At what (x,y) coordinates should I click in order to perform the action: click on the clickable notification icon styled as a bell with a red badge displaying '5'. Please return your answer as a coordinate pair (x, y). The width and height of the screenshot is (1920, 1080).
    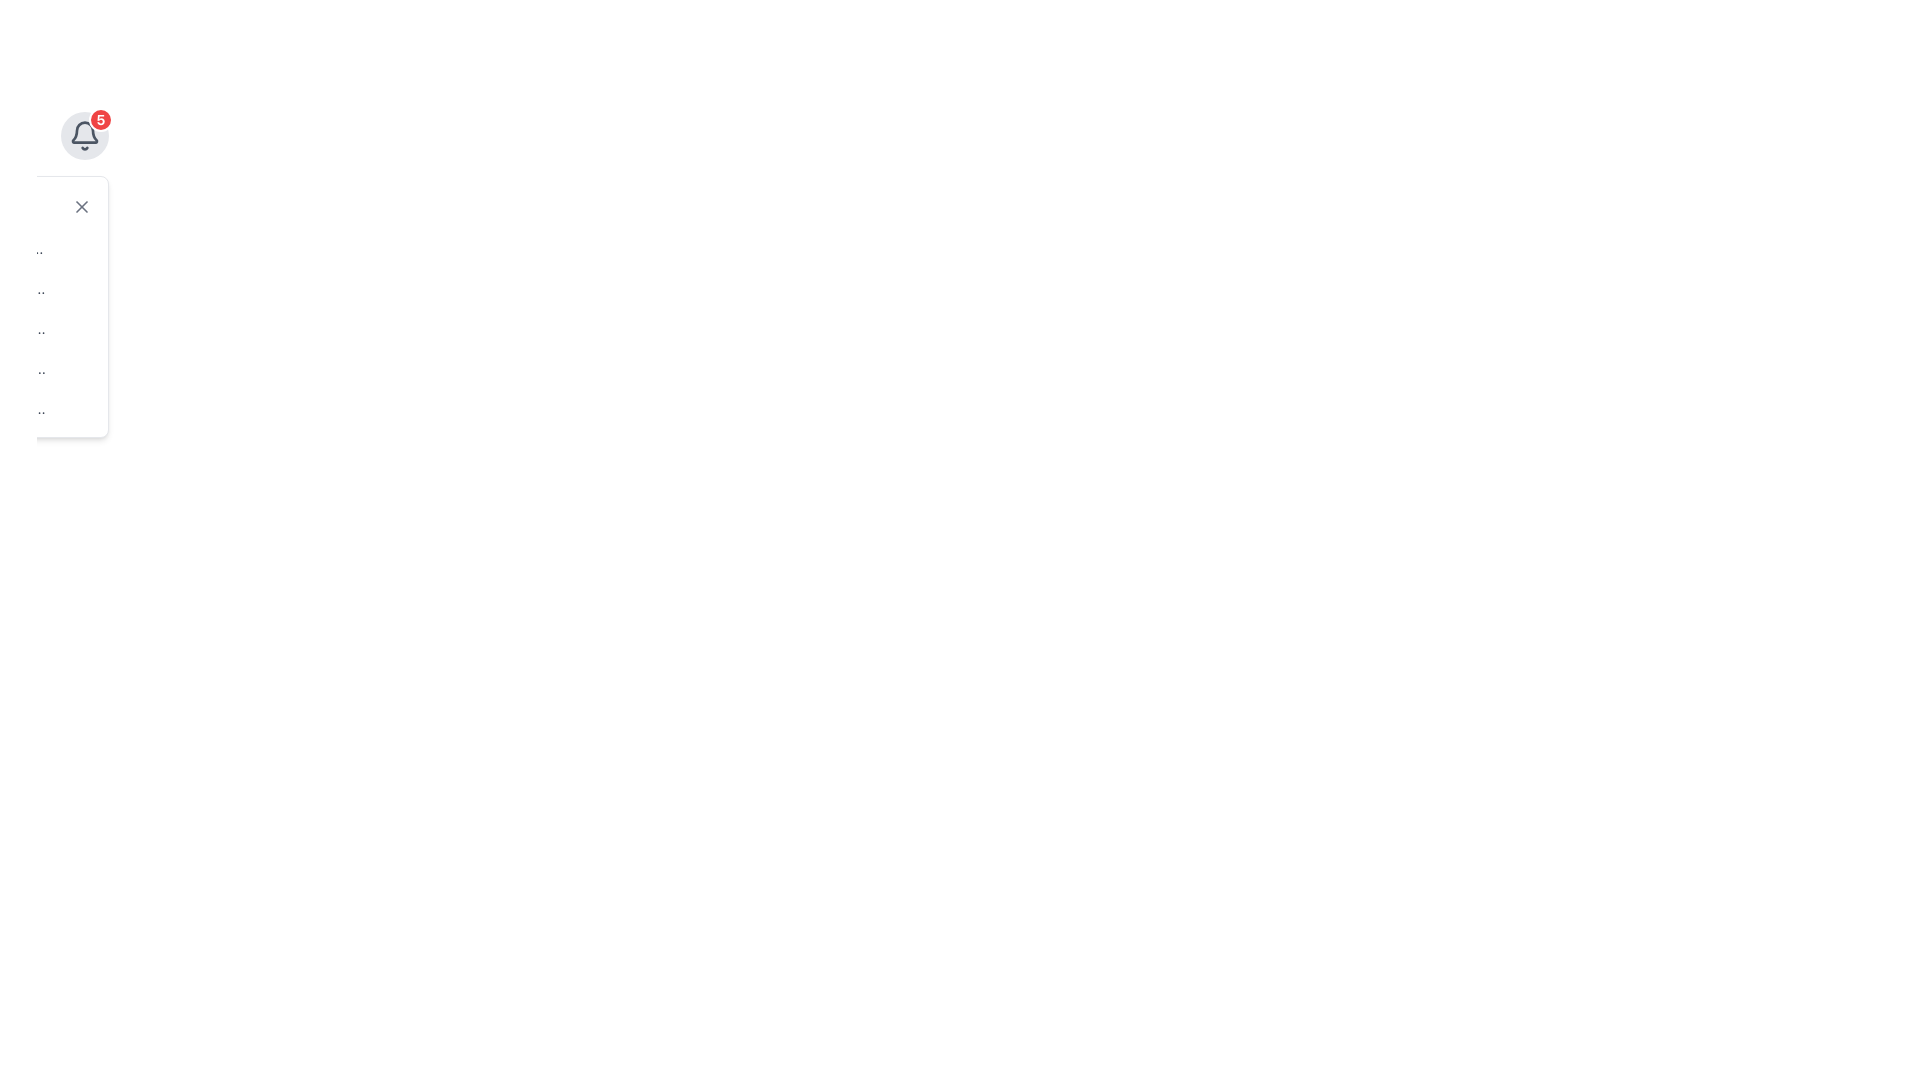
    Looking at the image, I should click on (84, 135).